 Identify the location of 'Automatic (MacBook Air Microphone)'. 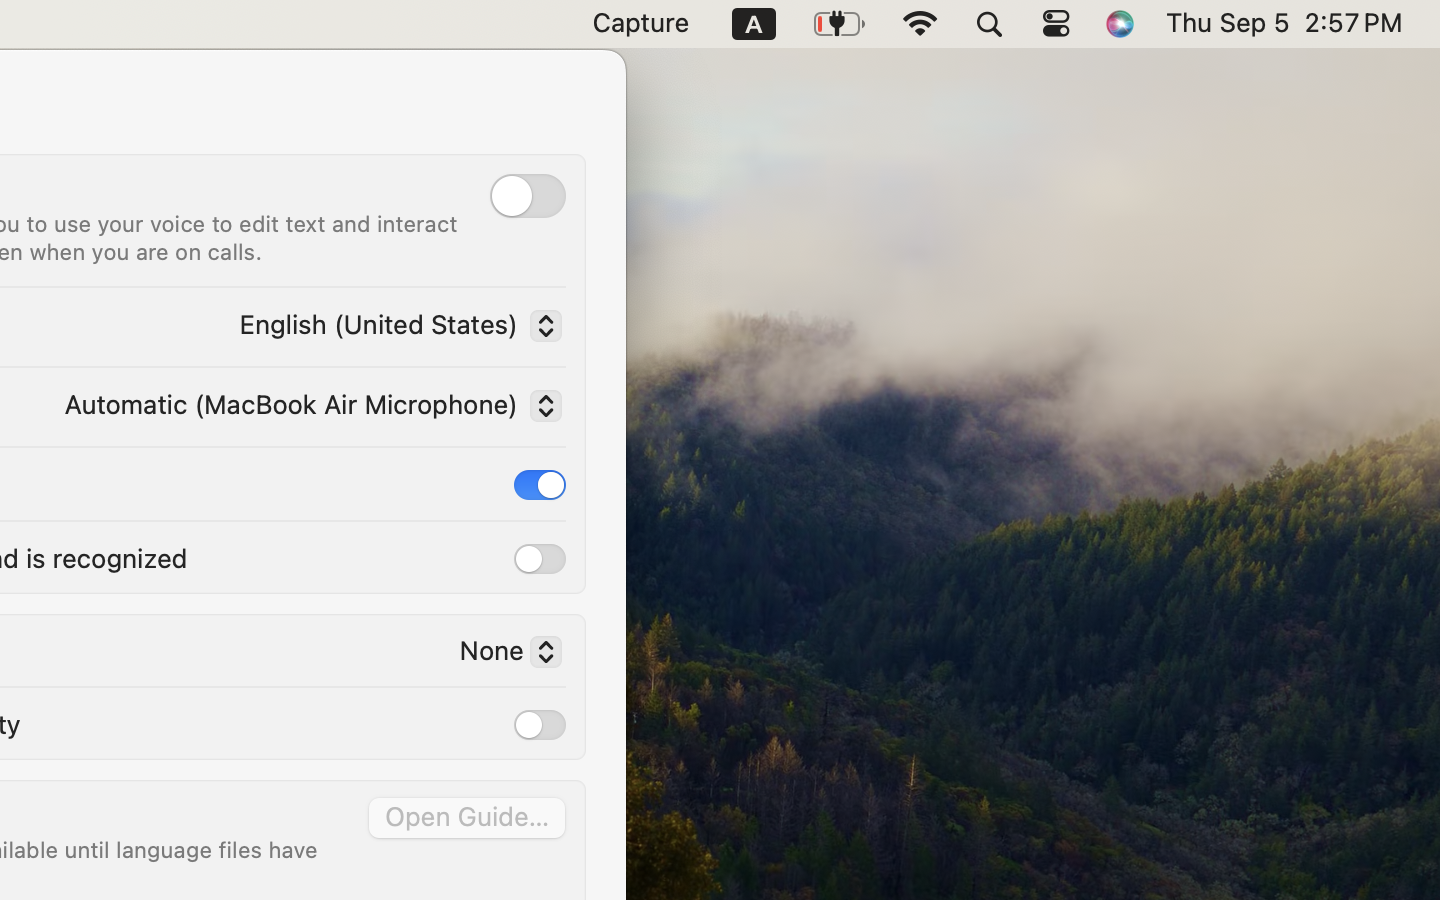
(308, 408).